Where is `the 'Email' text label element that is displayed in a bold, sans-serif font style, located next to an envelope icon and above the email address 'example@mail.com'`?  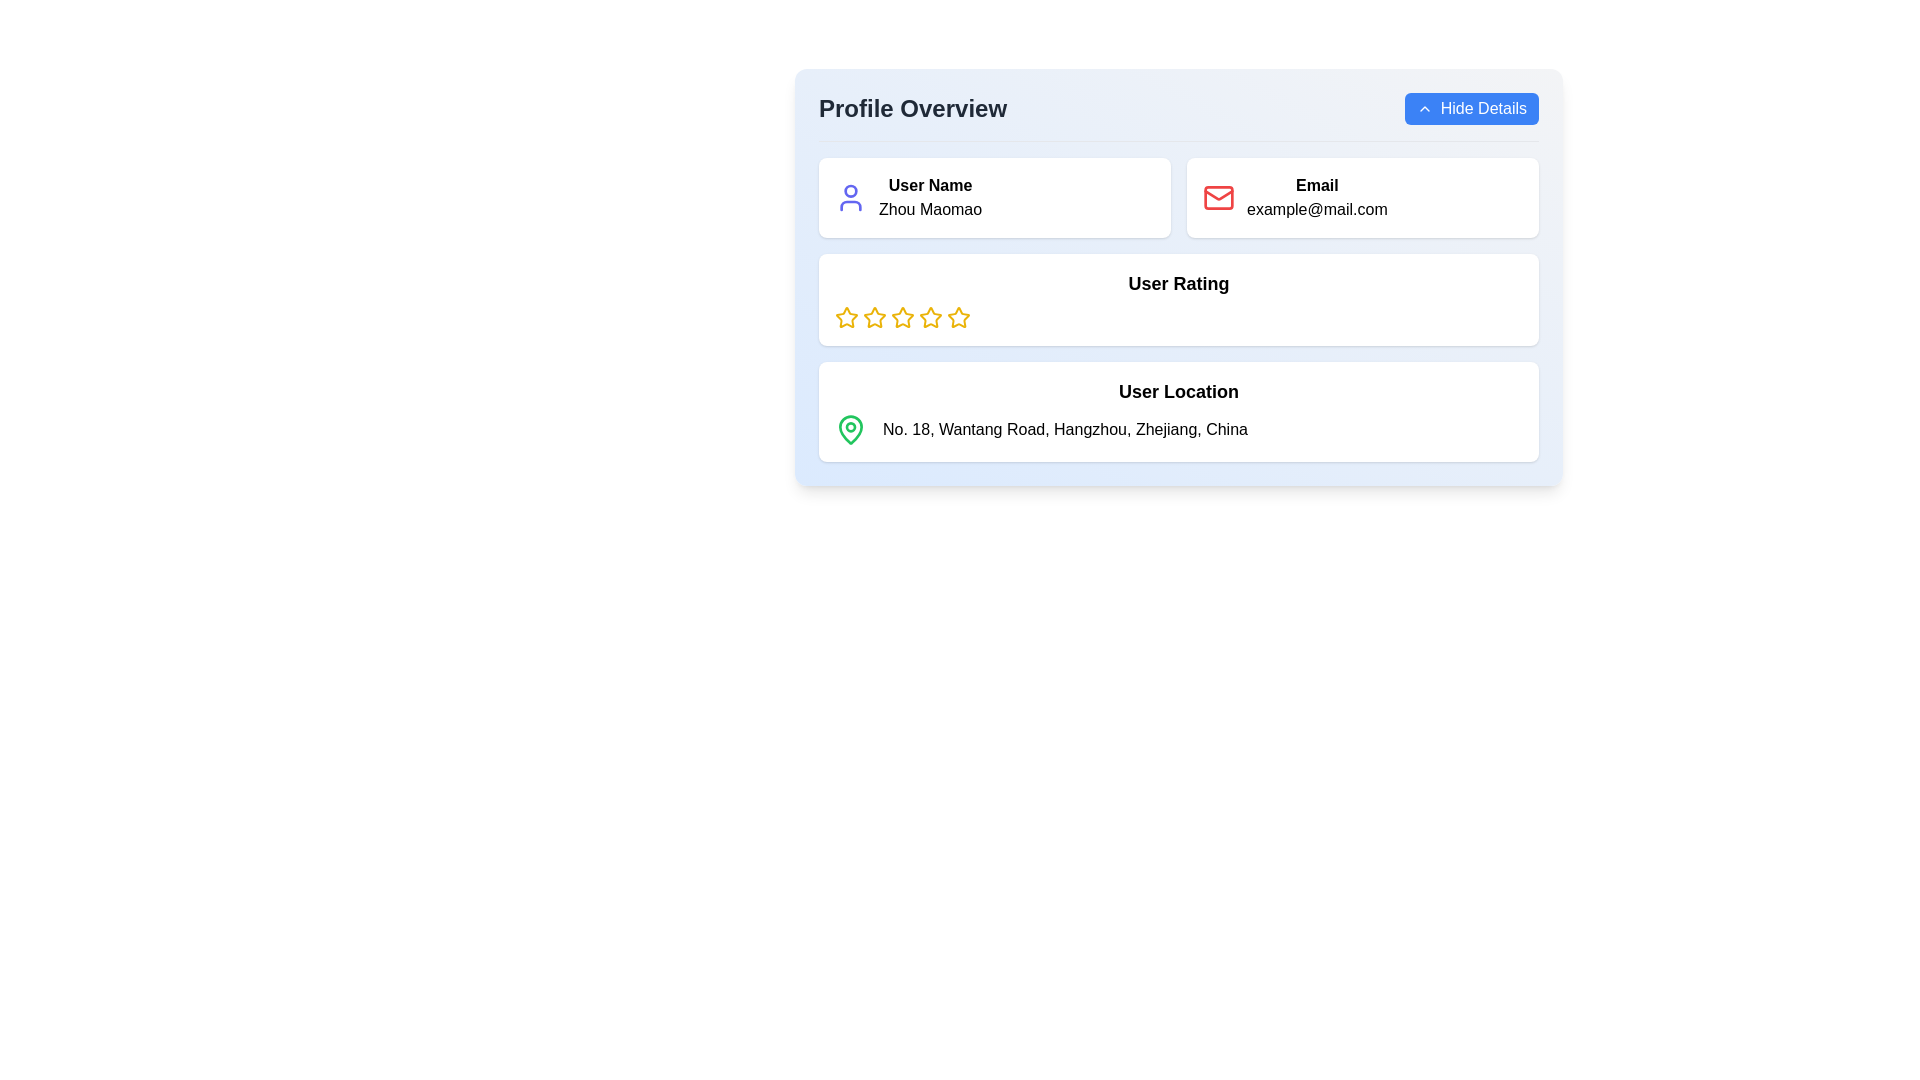
the 'Email' text label element that is displayed in a bold, sans-serif font style, located next to an envelope icon and above the email address 'example@mail.com' is located at coordinates (1317, 185).